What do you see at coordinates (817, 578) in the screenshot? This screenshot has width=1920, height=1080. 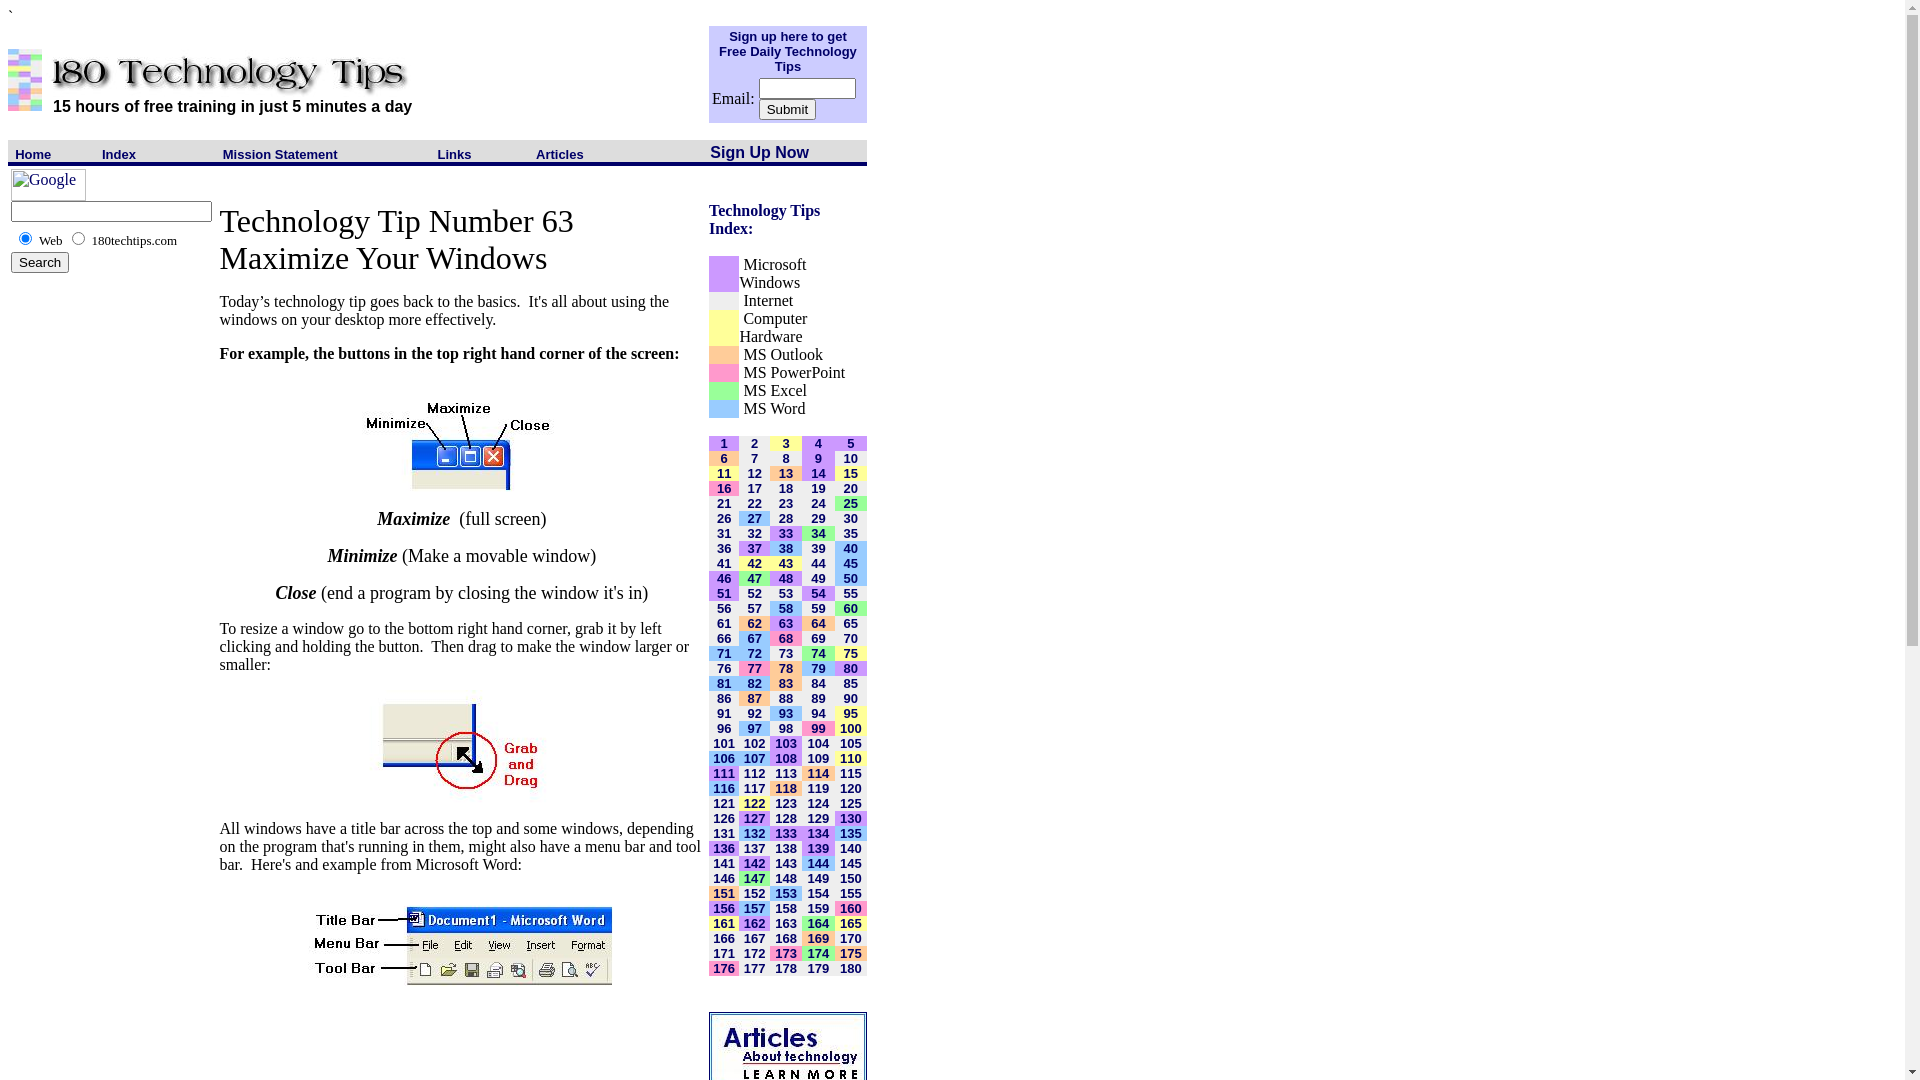 I see `'49'` at bounding box center [817, 578].